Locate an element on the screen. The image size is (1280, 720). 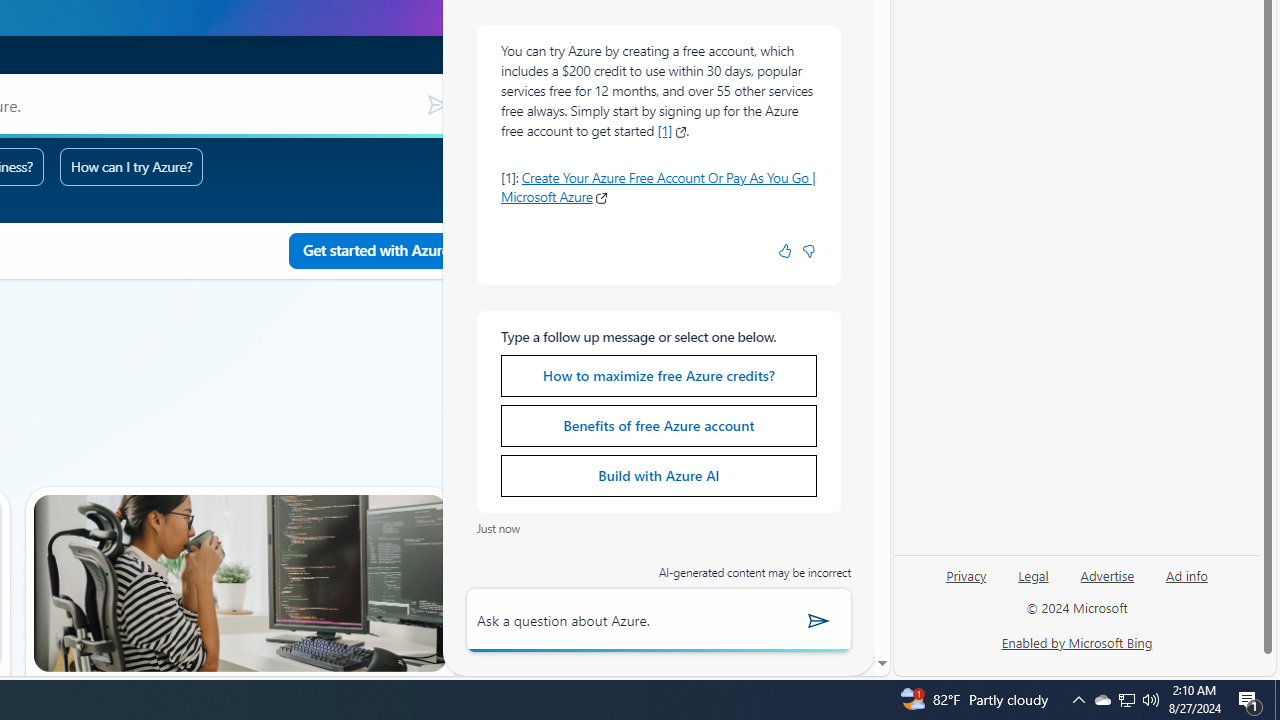
'Negative feedback badge icon' is located at coordinates (808, 250).